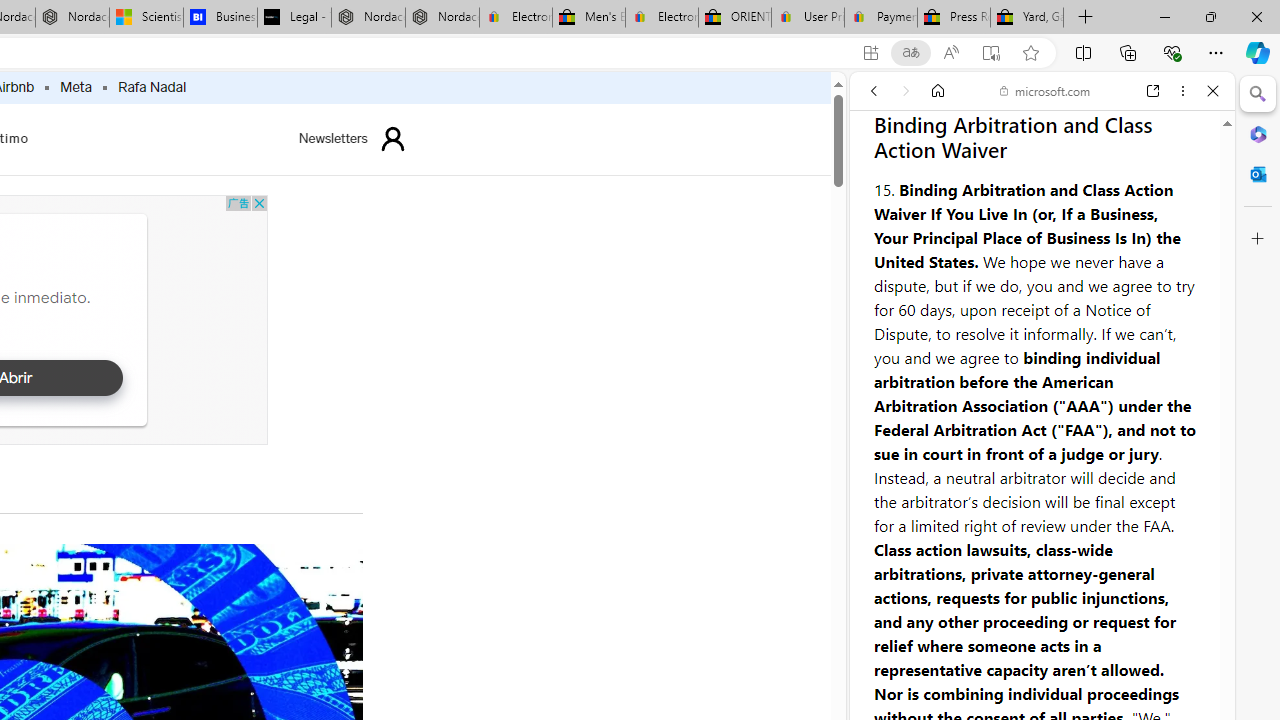 This screenshot has height=720, width=1280. I want to click on 'Web scope', so click(881, 180).